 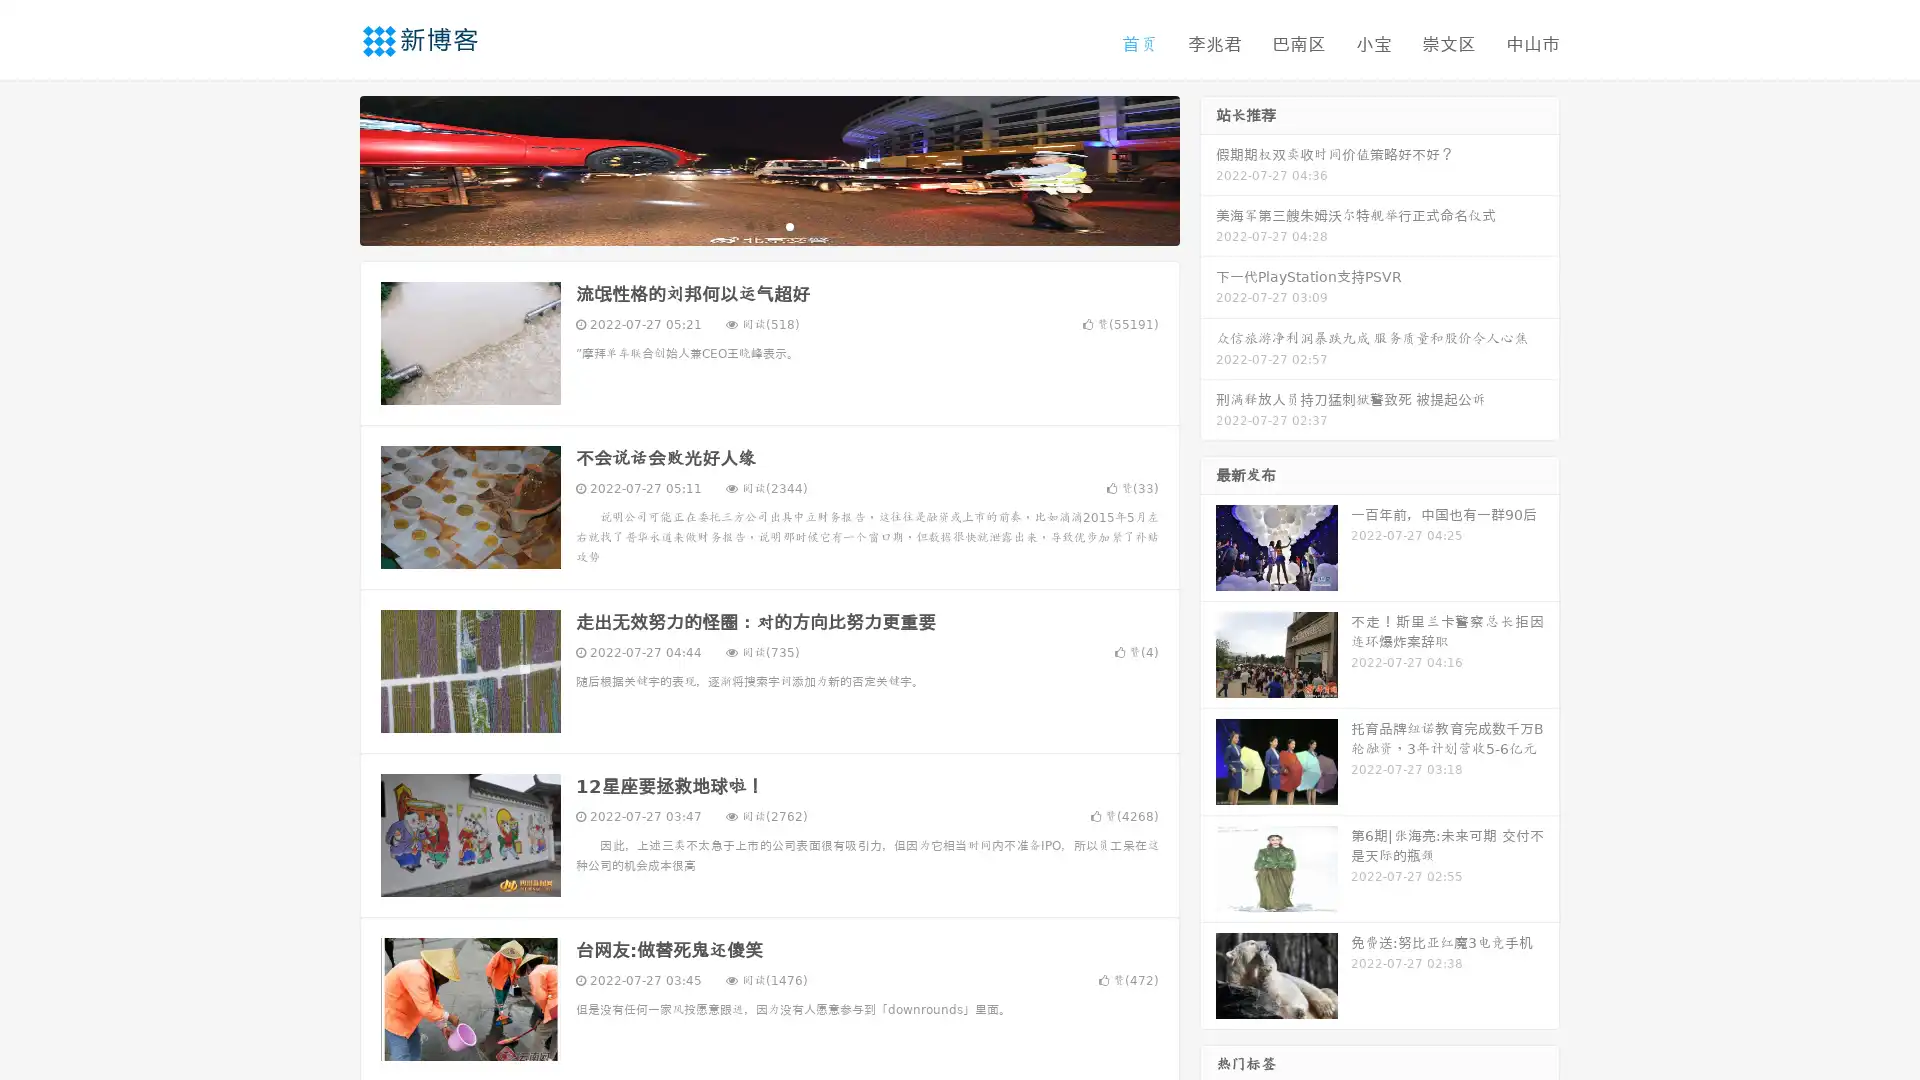 I want to click on Next slide, so click(x=1208, y=168).